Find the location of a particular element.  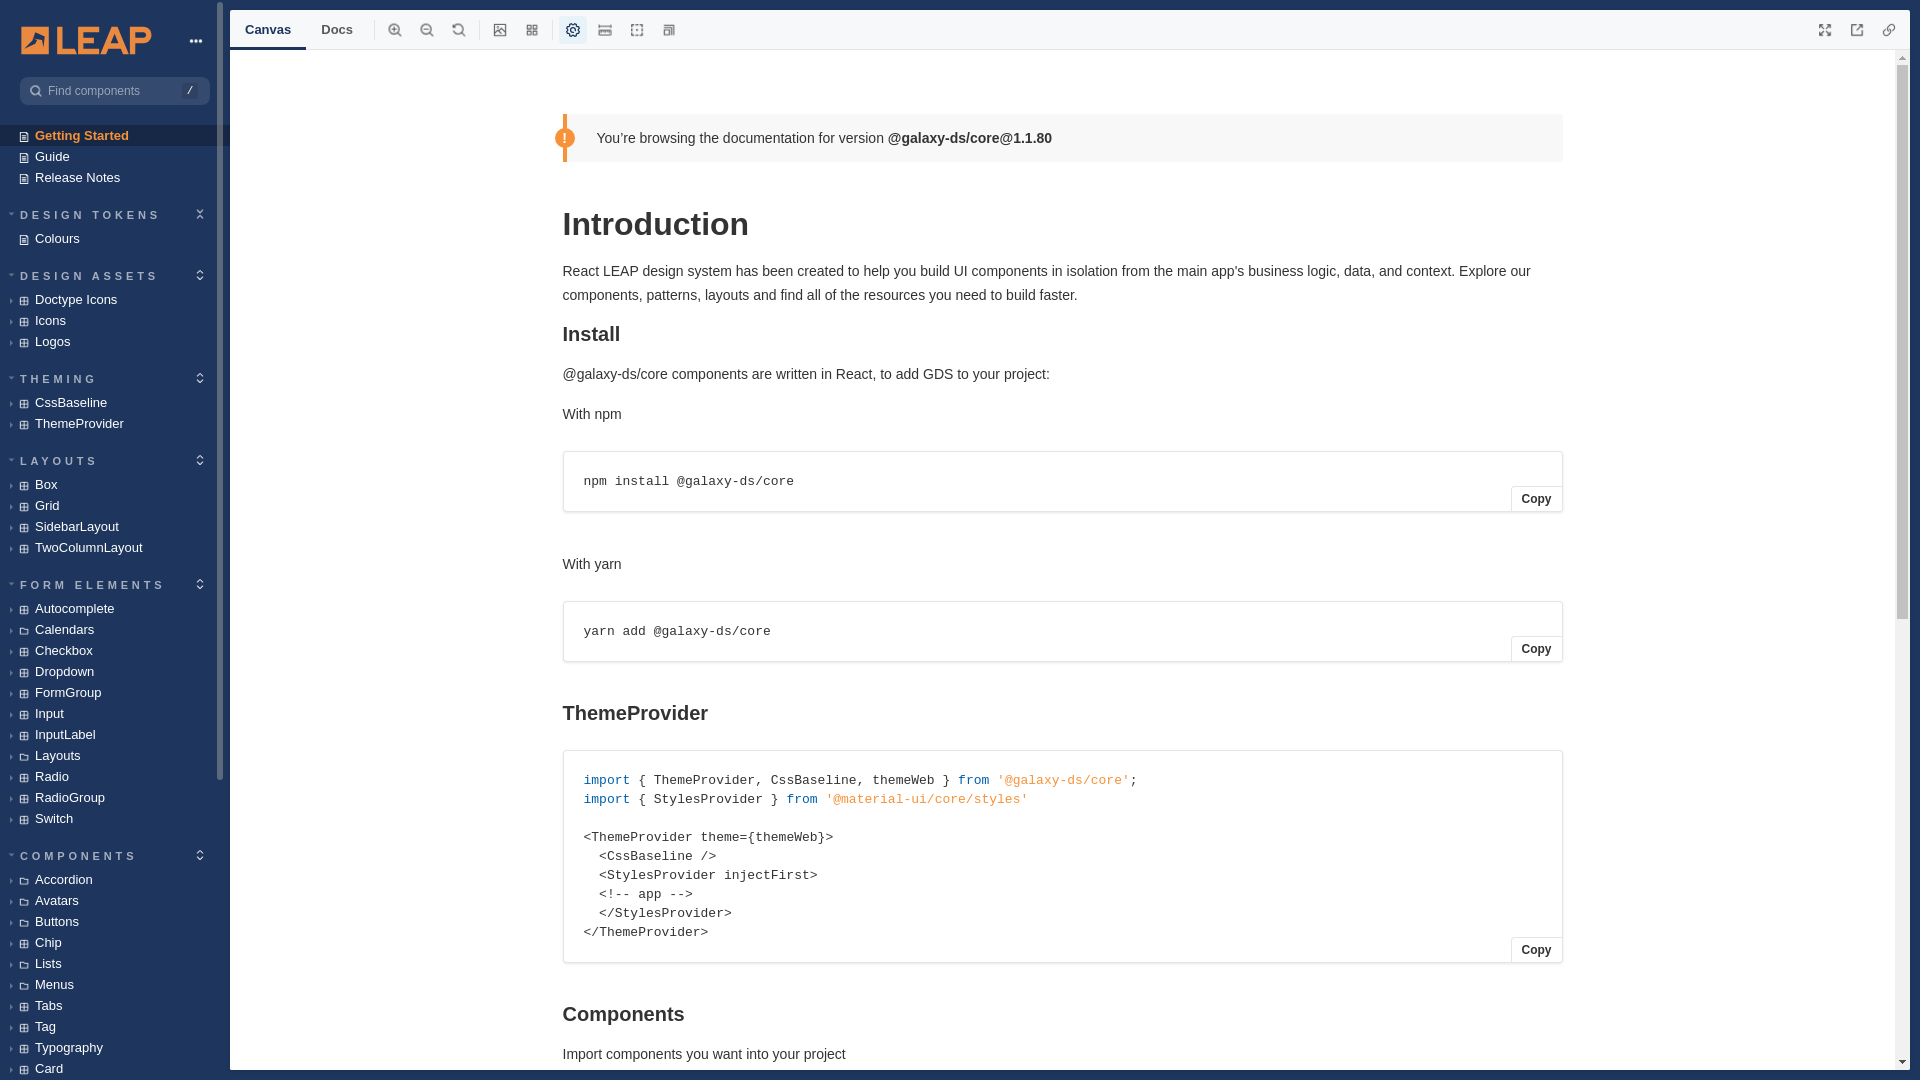

'LEAP Docs' is located at coordinates (85, 40).